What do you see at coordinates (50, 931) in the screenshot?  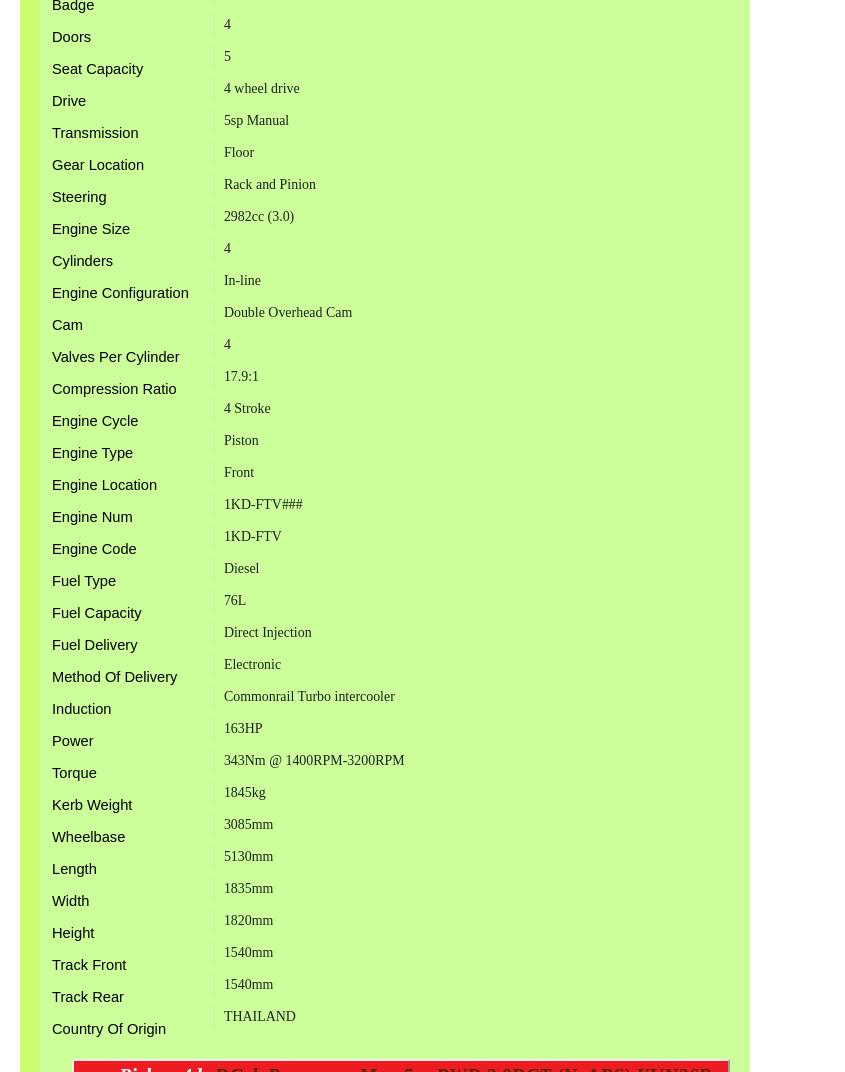 I see `'Height'` at bounding box center [50, 931].